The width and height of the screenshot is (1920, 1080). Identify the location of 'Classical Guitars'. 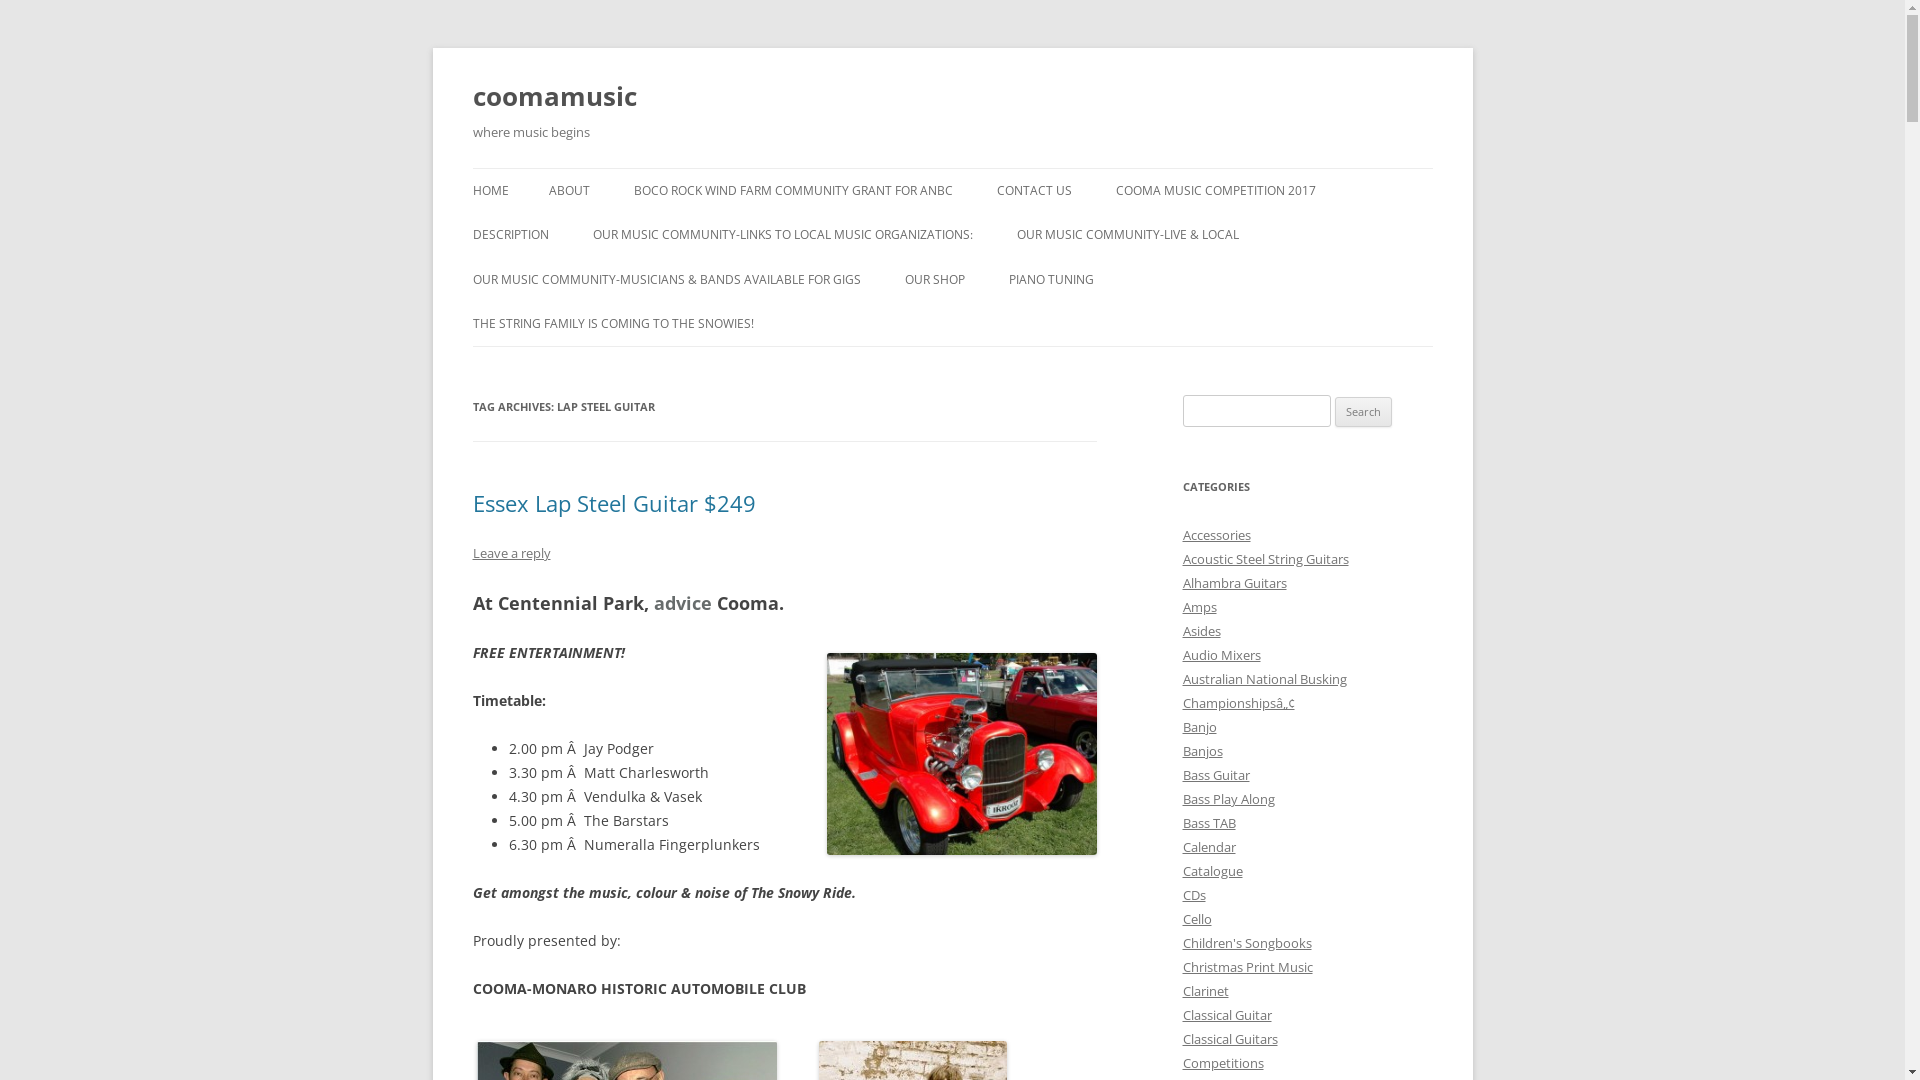
(1228, 1037).